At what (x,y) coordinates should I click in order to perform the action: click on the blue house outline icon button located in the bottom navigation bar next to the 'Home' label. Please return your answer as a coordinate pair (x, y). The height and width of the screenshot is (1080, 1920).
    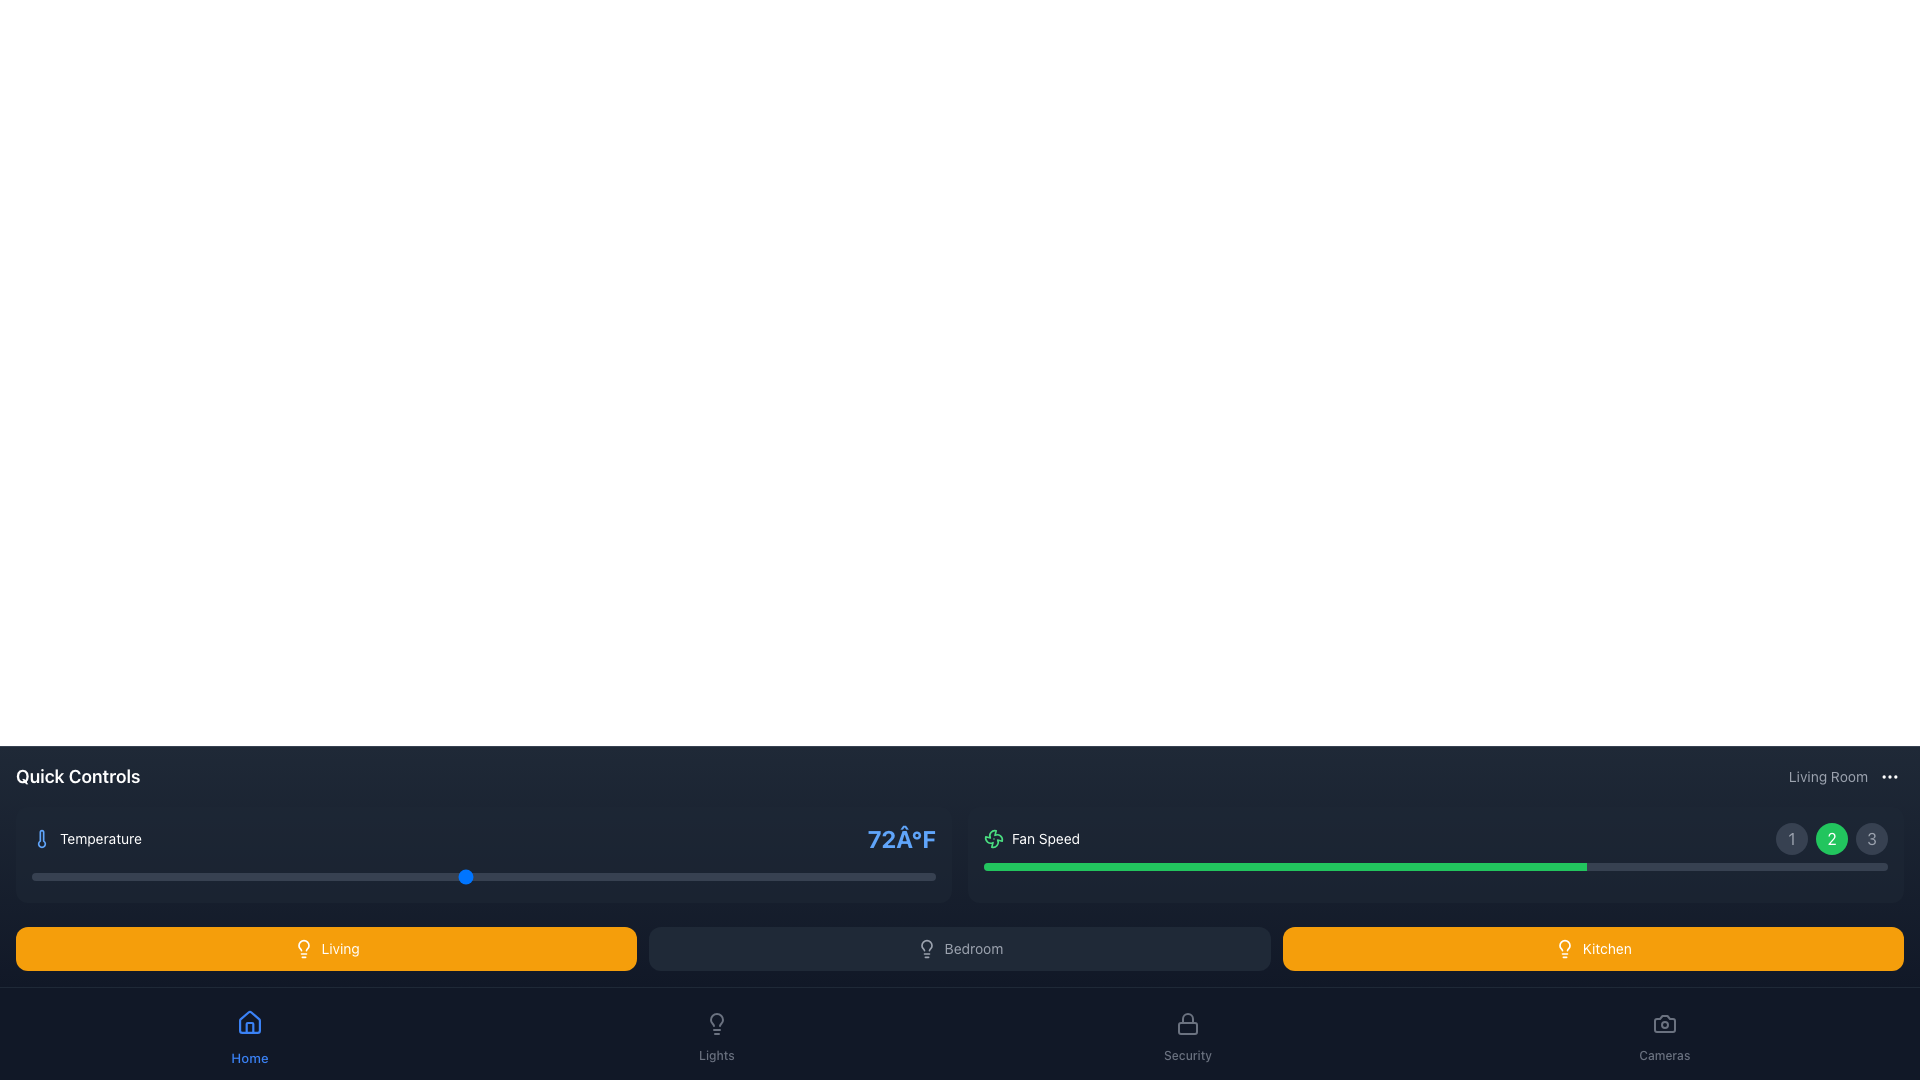
    Looking at the image, I should click on (248, 1022).